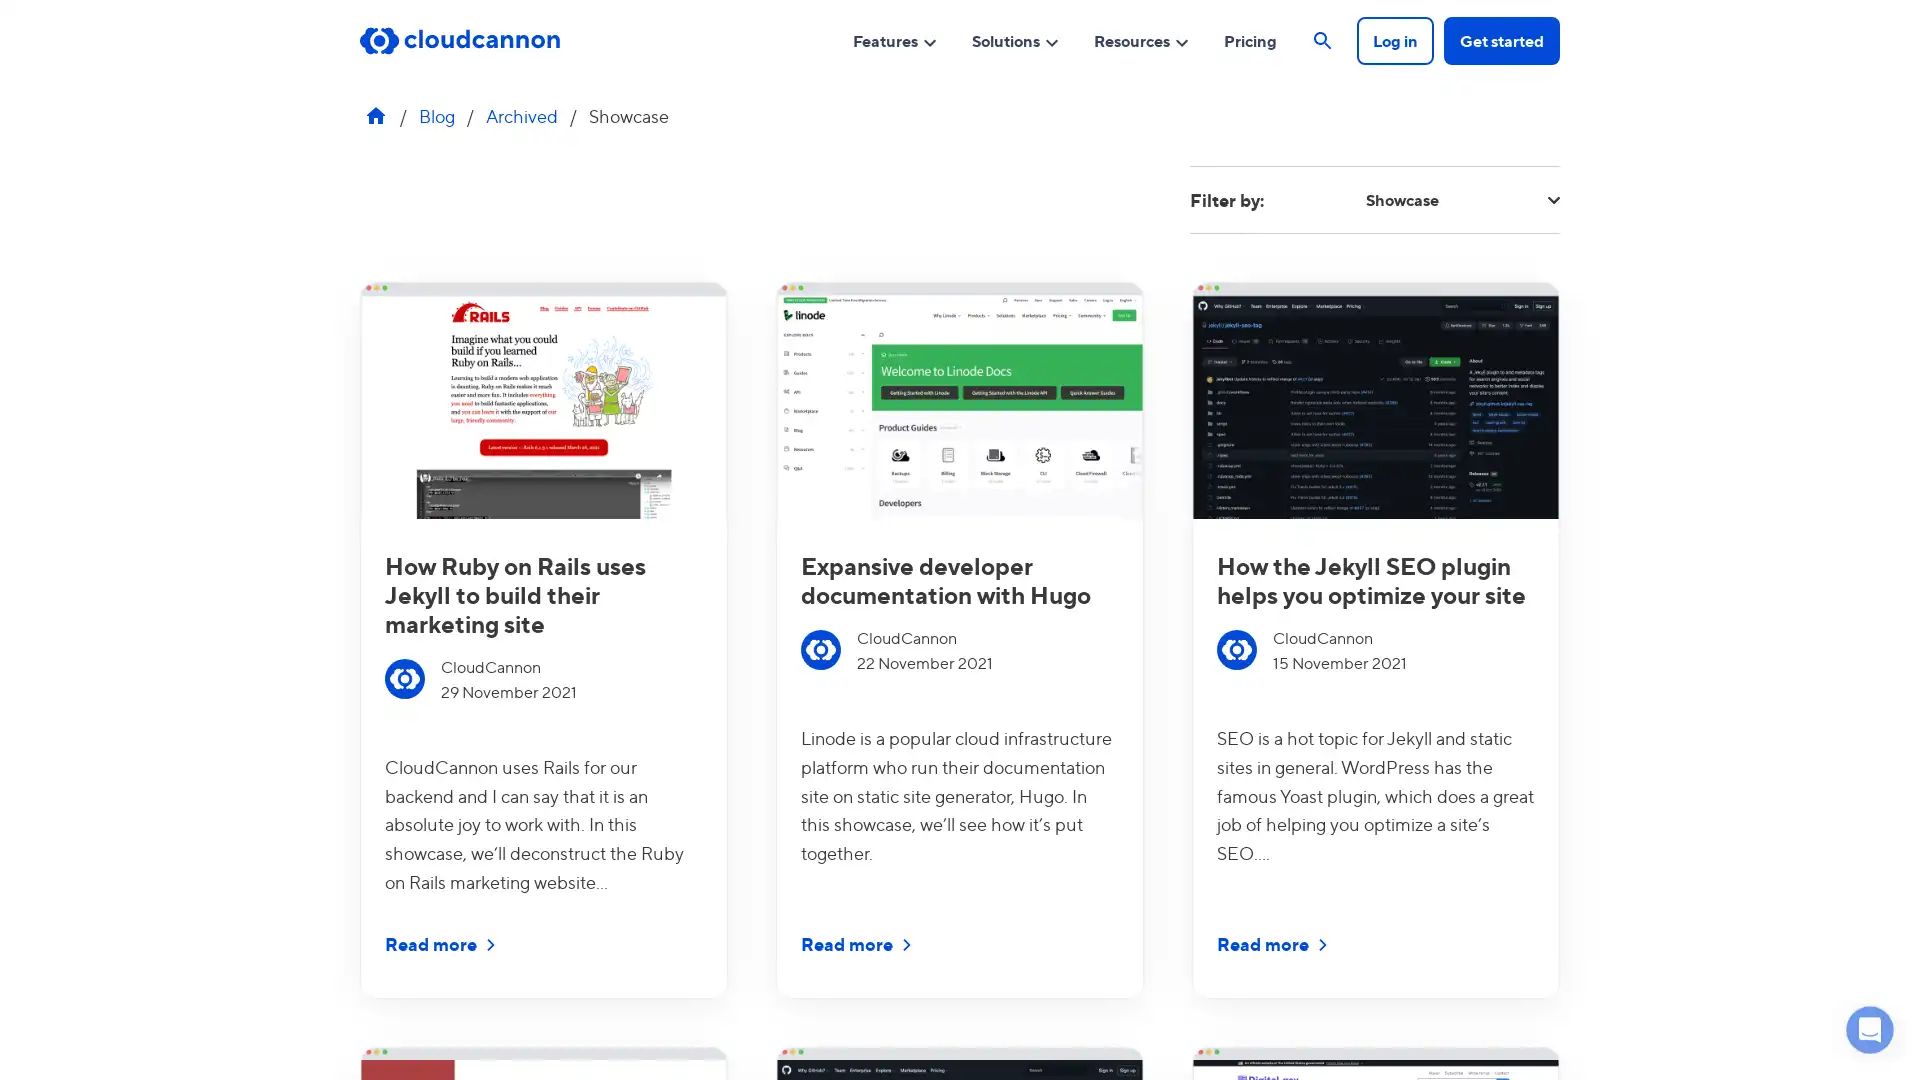  What do you see at coordinates (894, 39) in the screenshot?
I see `Features` at bounding box center [894, 39].